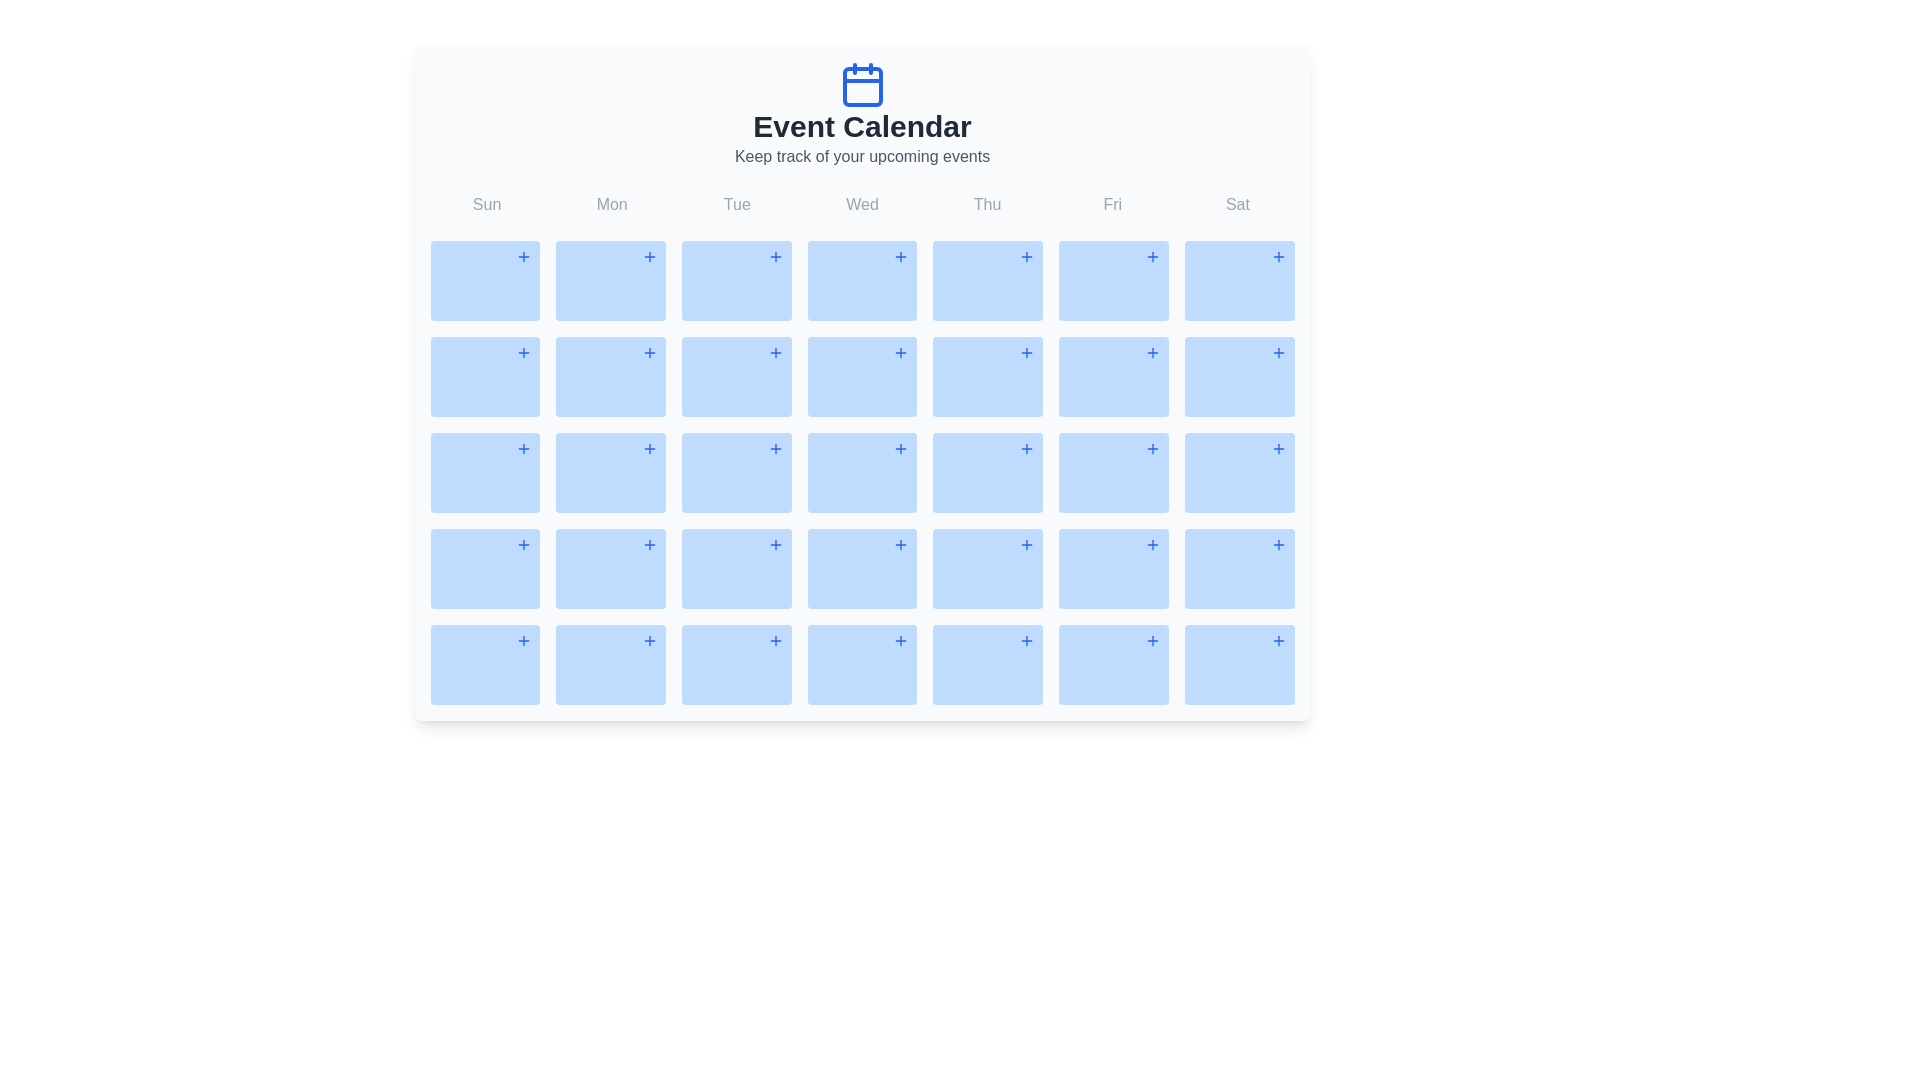 The height and width of the screenshot is (1080, 1920). I want to click on the calendar grid item, a rectangular tile with a blue background and a plus symbol in the top-right corner, so click(610, 473).